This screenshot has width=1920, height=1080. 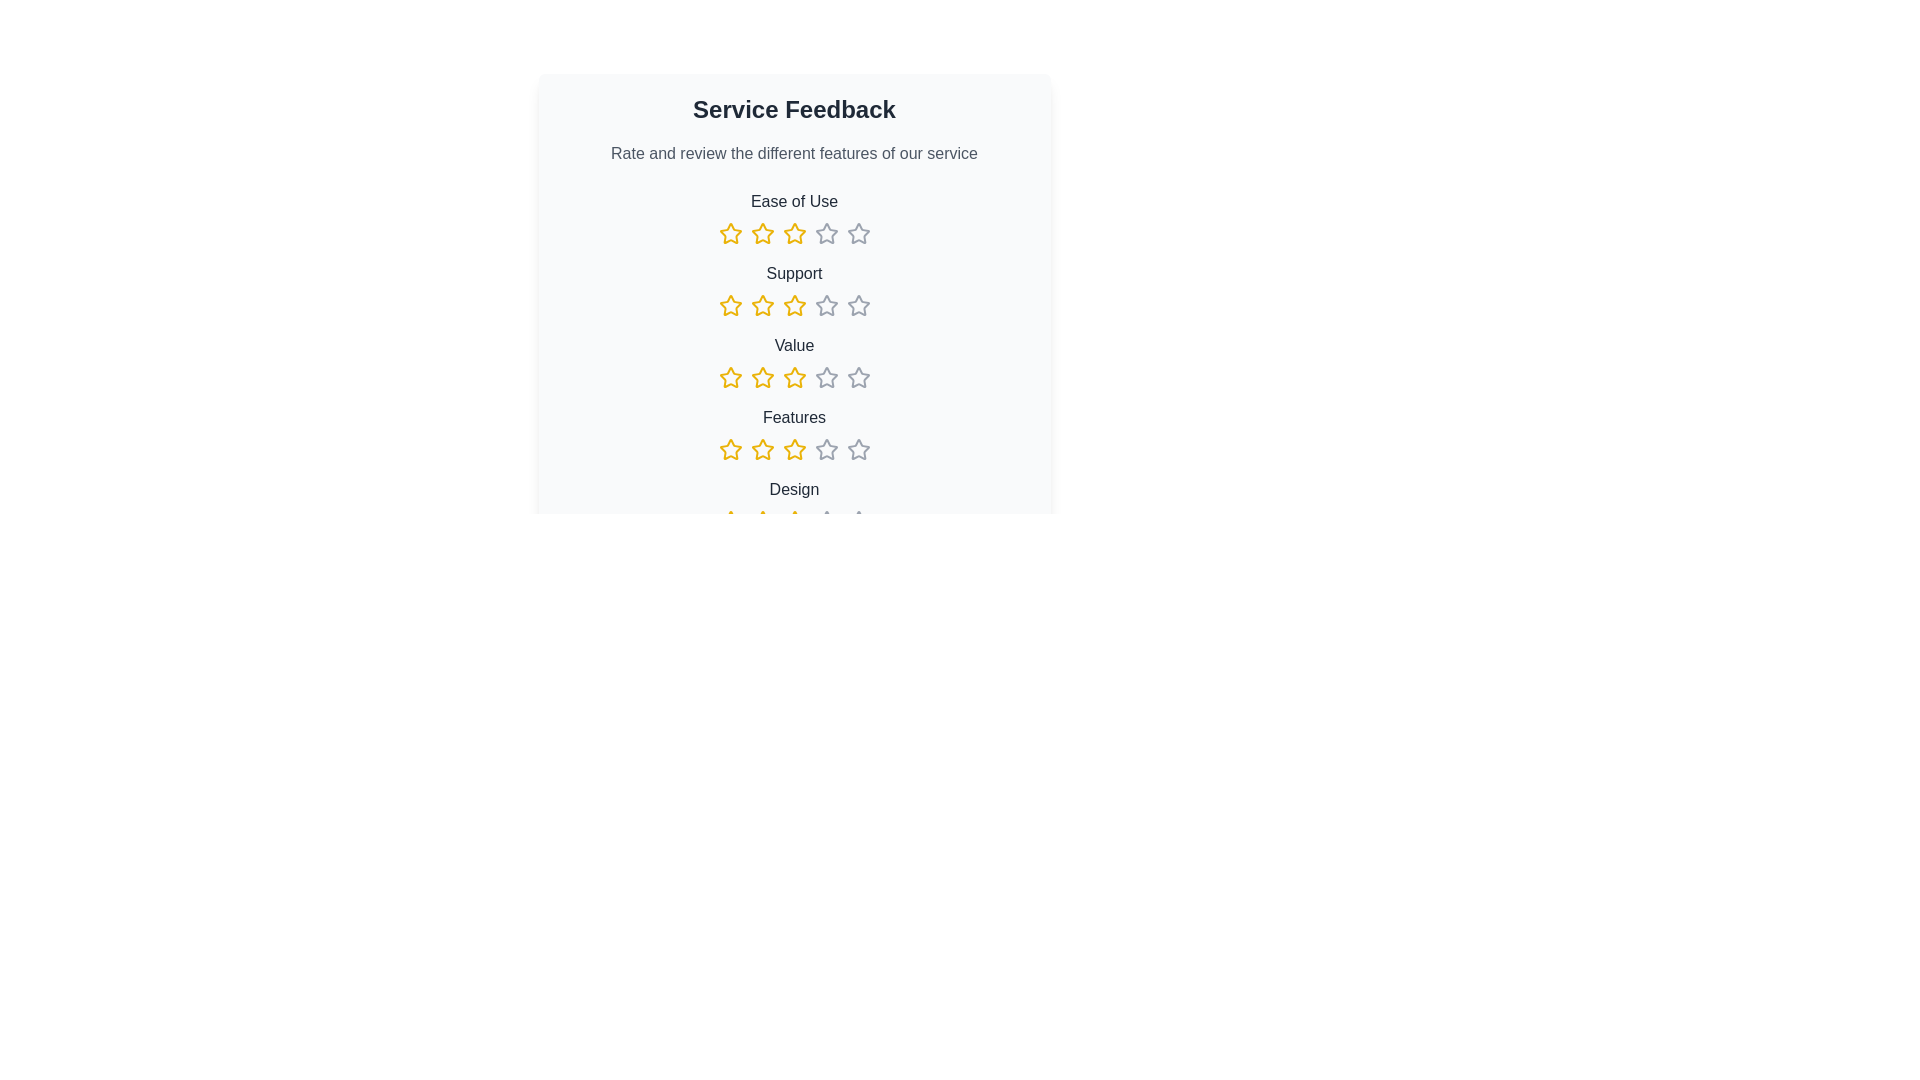 What do you see at coordinates (792, 377) in the screenshot?
I see `the third star` at bounding box center [792, 377].